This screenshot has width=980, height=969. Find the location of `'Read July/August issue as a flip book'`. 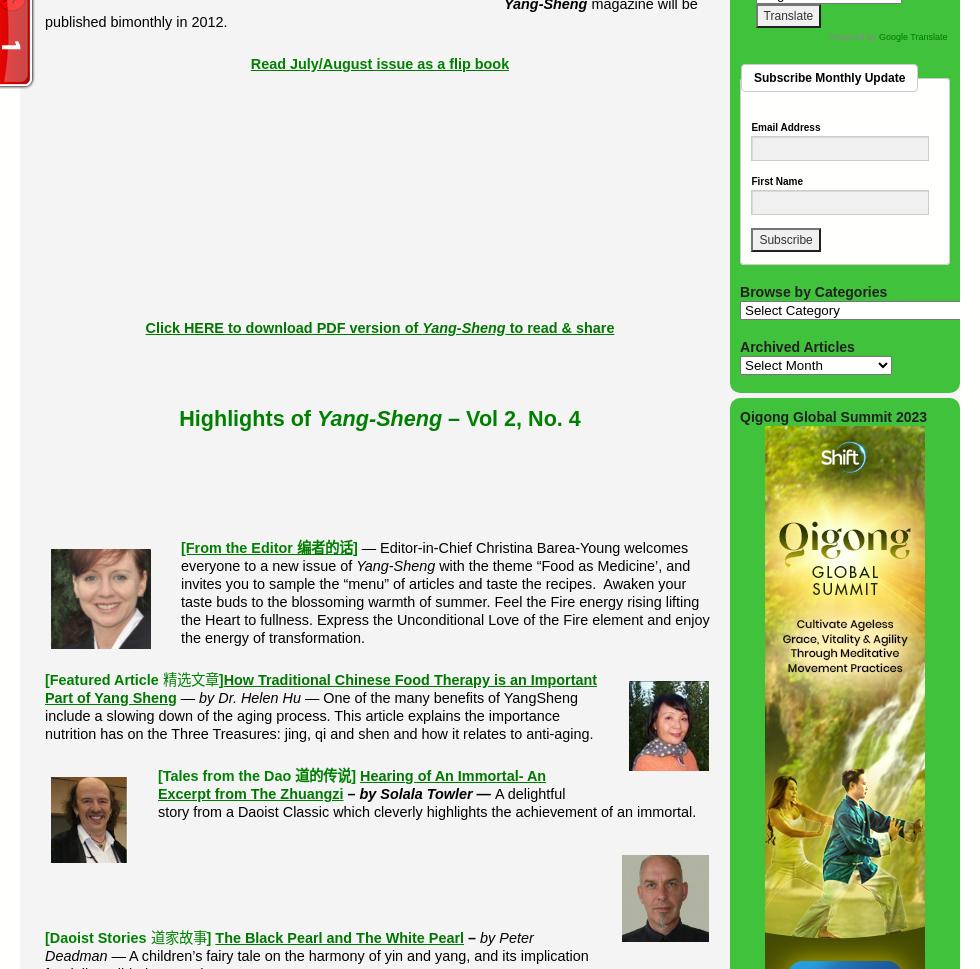

'Read July/August issue as a flip book' is located at coordinates (379, 61).